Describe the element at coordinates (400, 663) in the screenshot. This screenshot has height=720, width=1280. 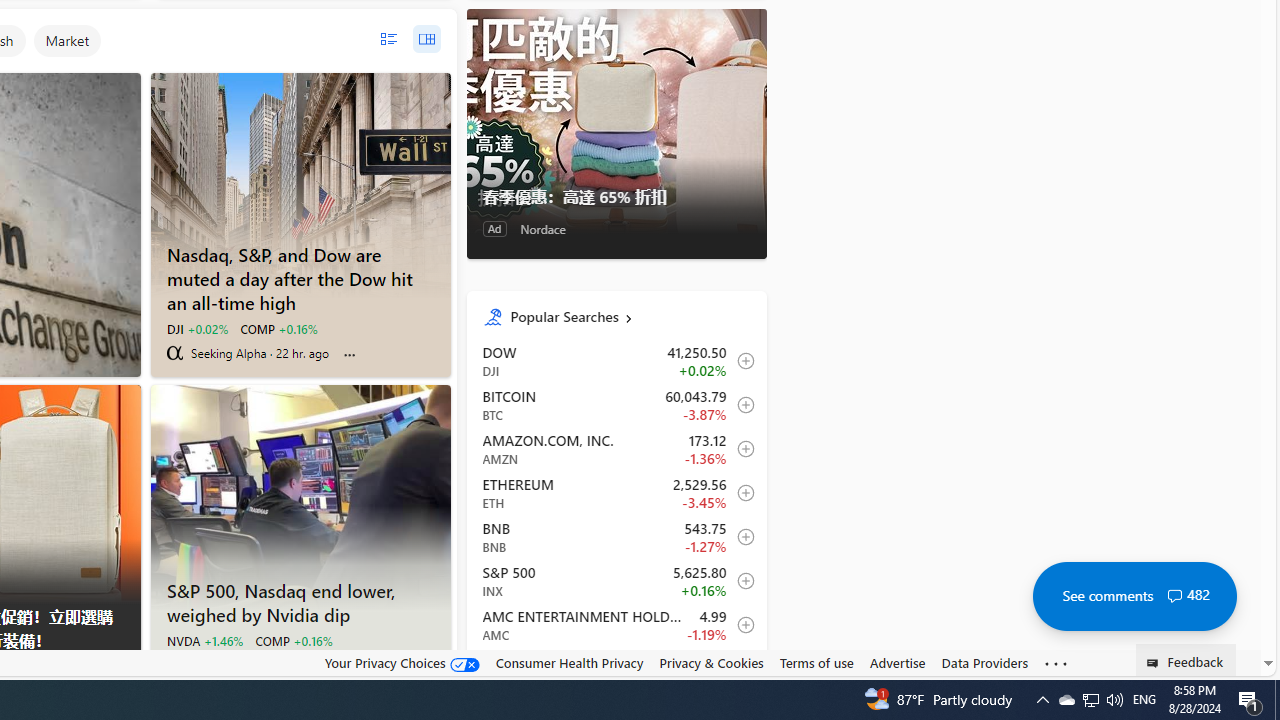
I see `'Your Privacy Choices'` at that location.